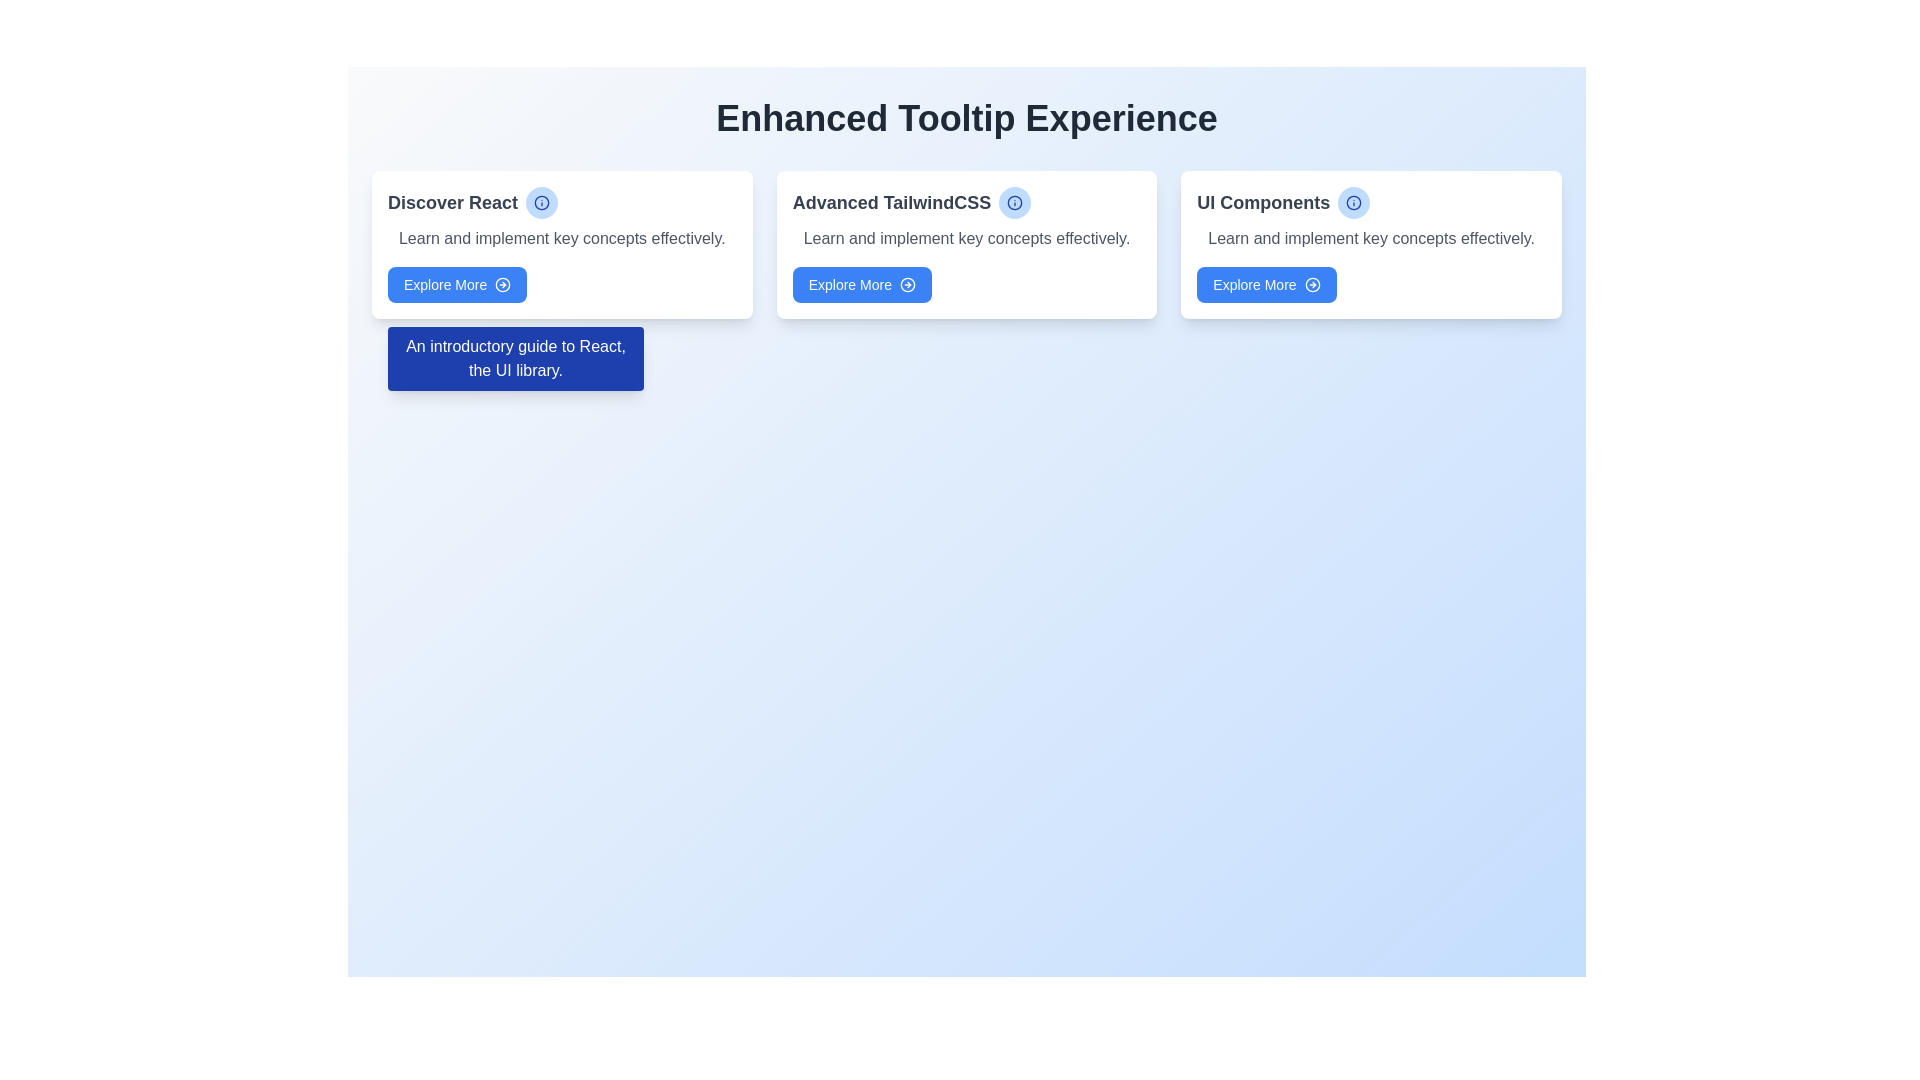 The height and width of the screenshot is (1080, 1920). What do you see at coordinates (1015, 203) in the screenshot?
I see `the blue circular tooltip icon located at the top-right corner of the 'Advanced TailwindCSS' card` at bounding box center [1015, 203].